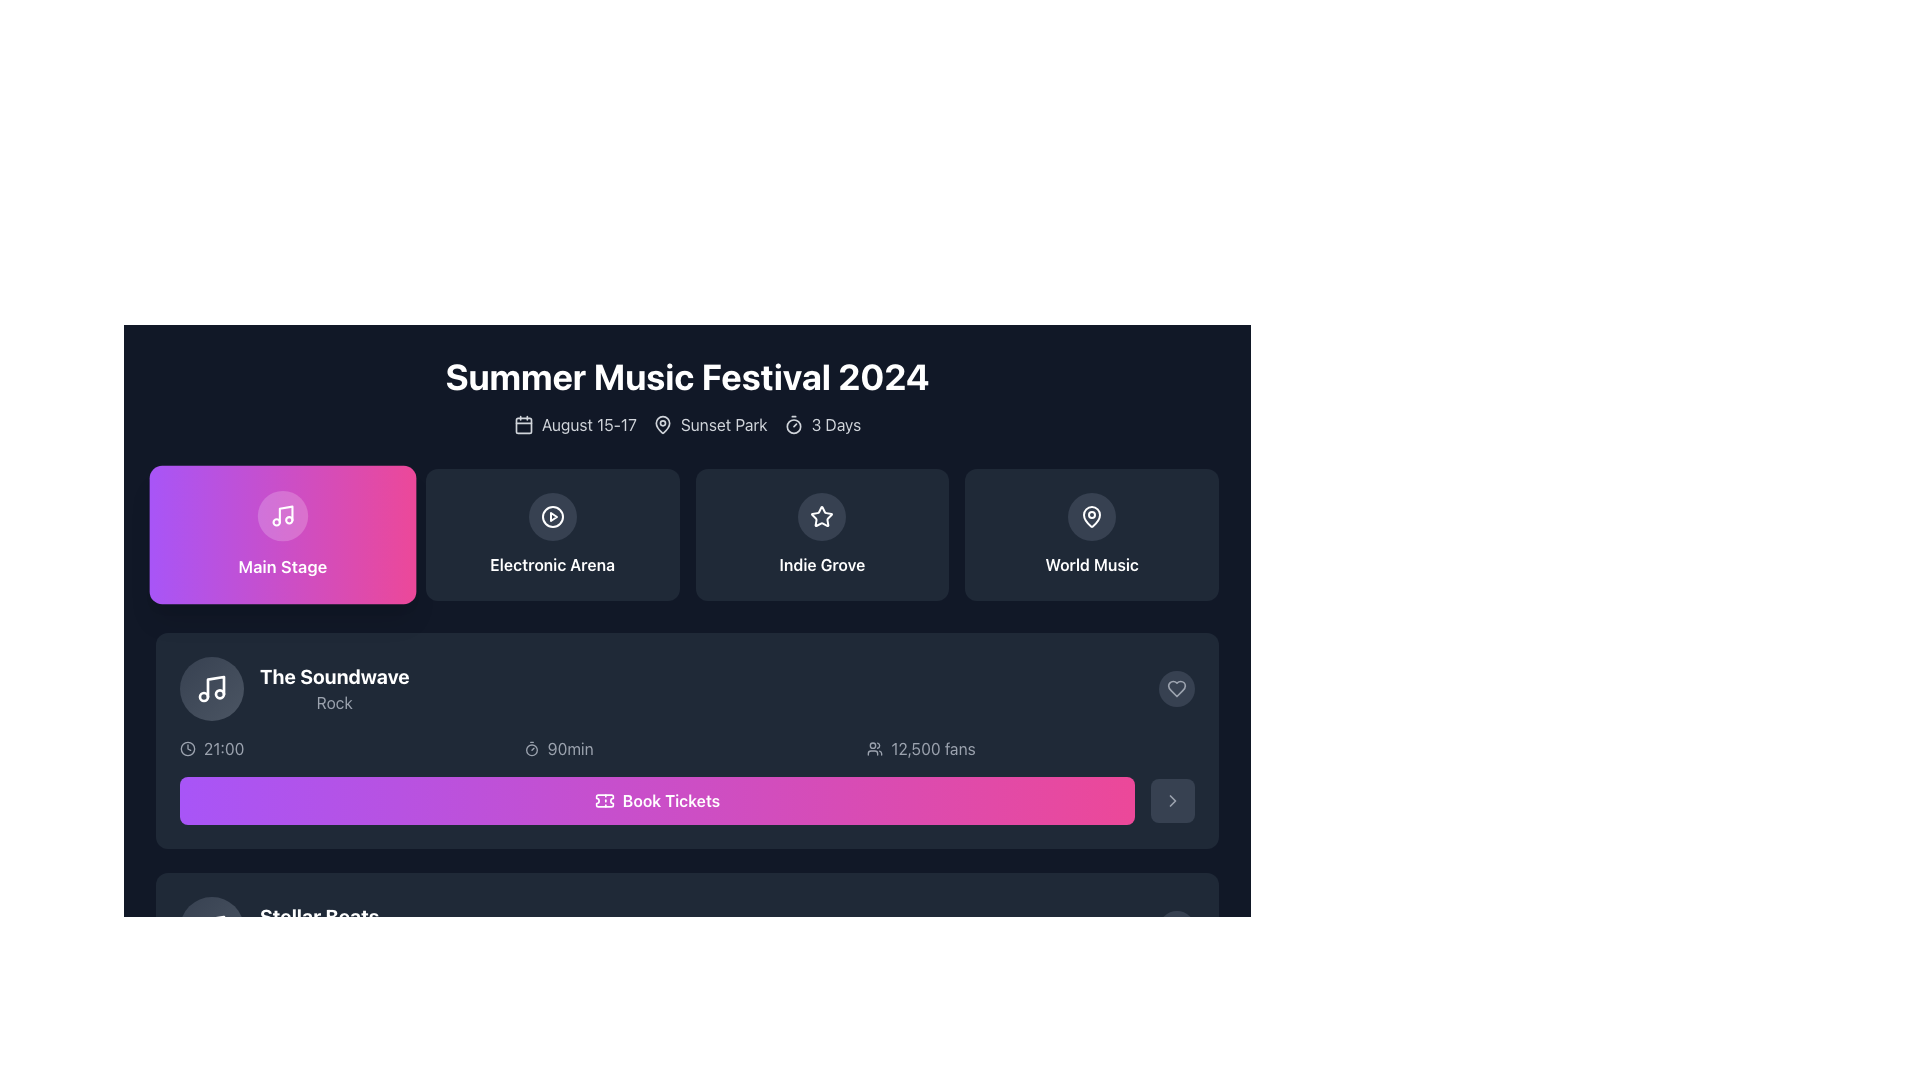 This screenshot has height=1080, width=1920. Describe the element at coordinates (710, 423) in the screenshot. I see `text element labeled 'Sunset Park', which indicates the location of an event within the Summer Music Festival 2024 interface` at that location.